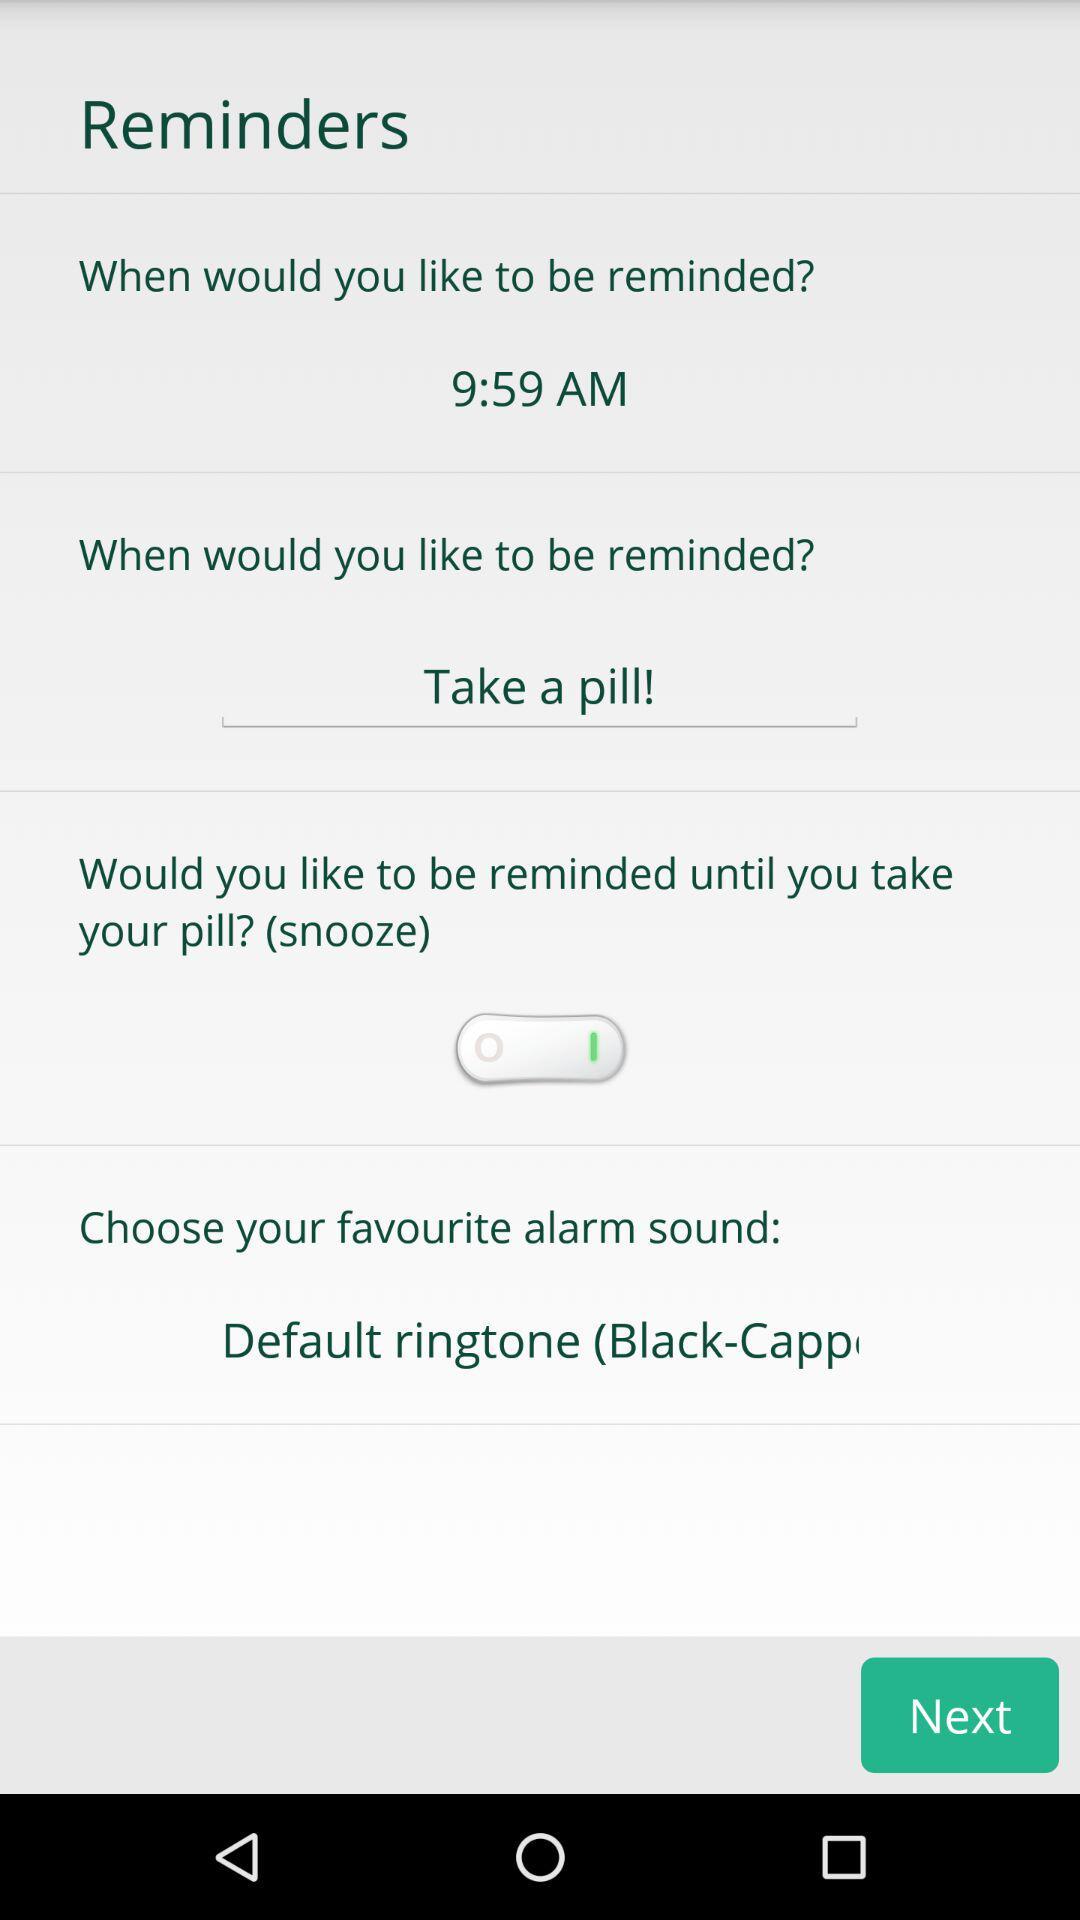  What do you see at coordinates (538, 1050) in the screenshot?
I see `click the blinking box if you want to setup a reminder to take your pills` at bounding box center [538, 1050].